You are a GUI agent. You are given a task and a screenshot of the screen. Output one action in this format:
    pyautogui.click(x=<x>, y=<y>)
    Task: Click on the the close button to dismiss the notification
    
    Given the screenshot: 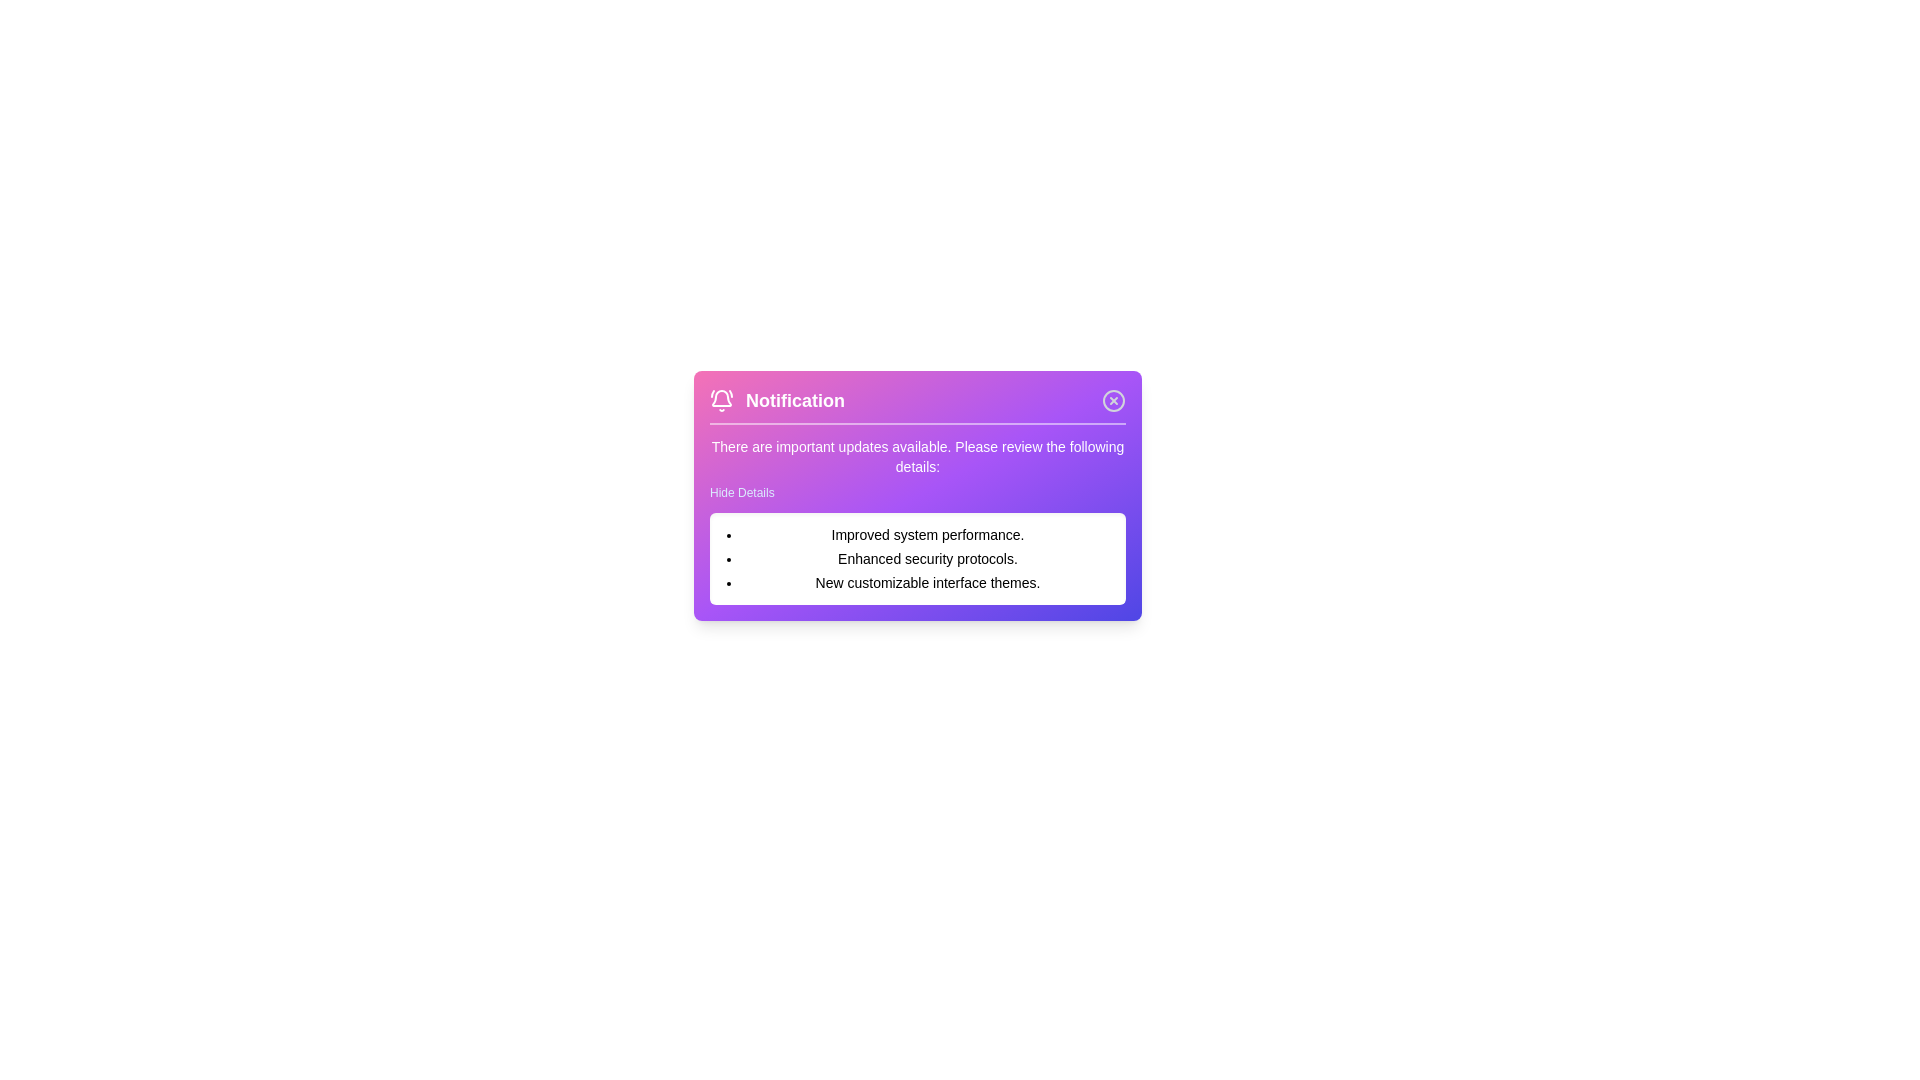 What is the action you would take?
    pyautogui.click(x=1112, y=401)
    